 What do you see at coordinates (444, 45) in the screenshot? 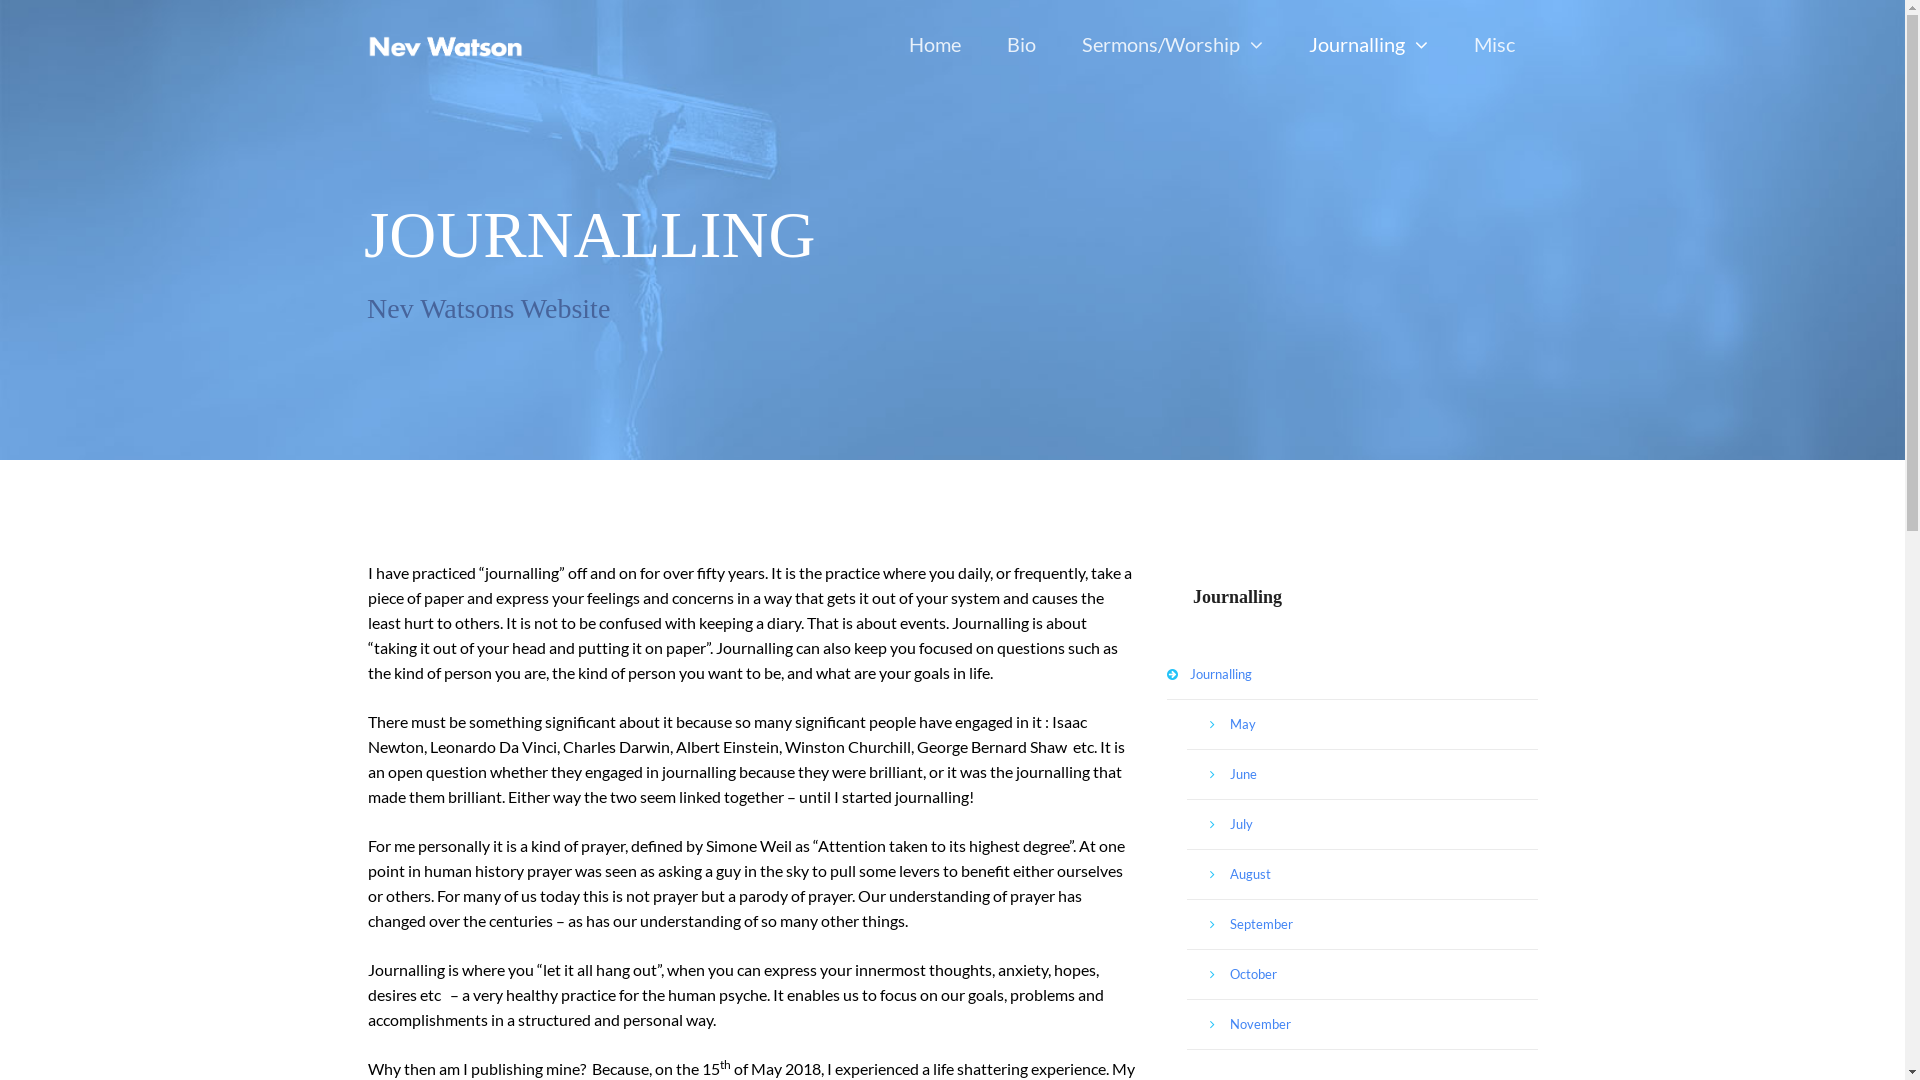
I see `'Reverend Nev Watson'` at bounding box center [444, 45].